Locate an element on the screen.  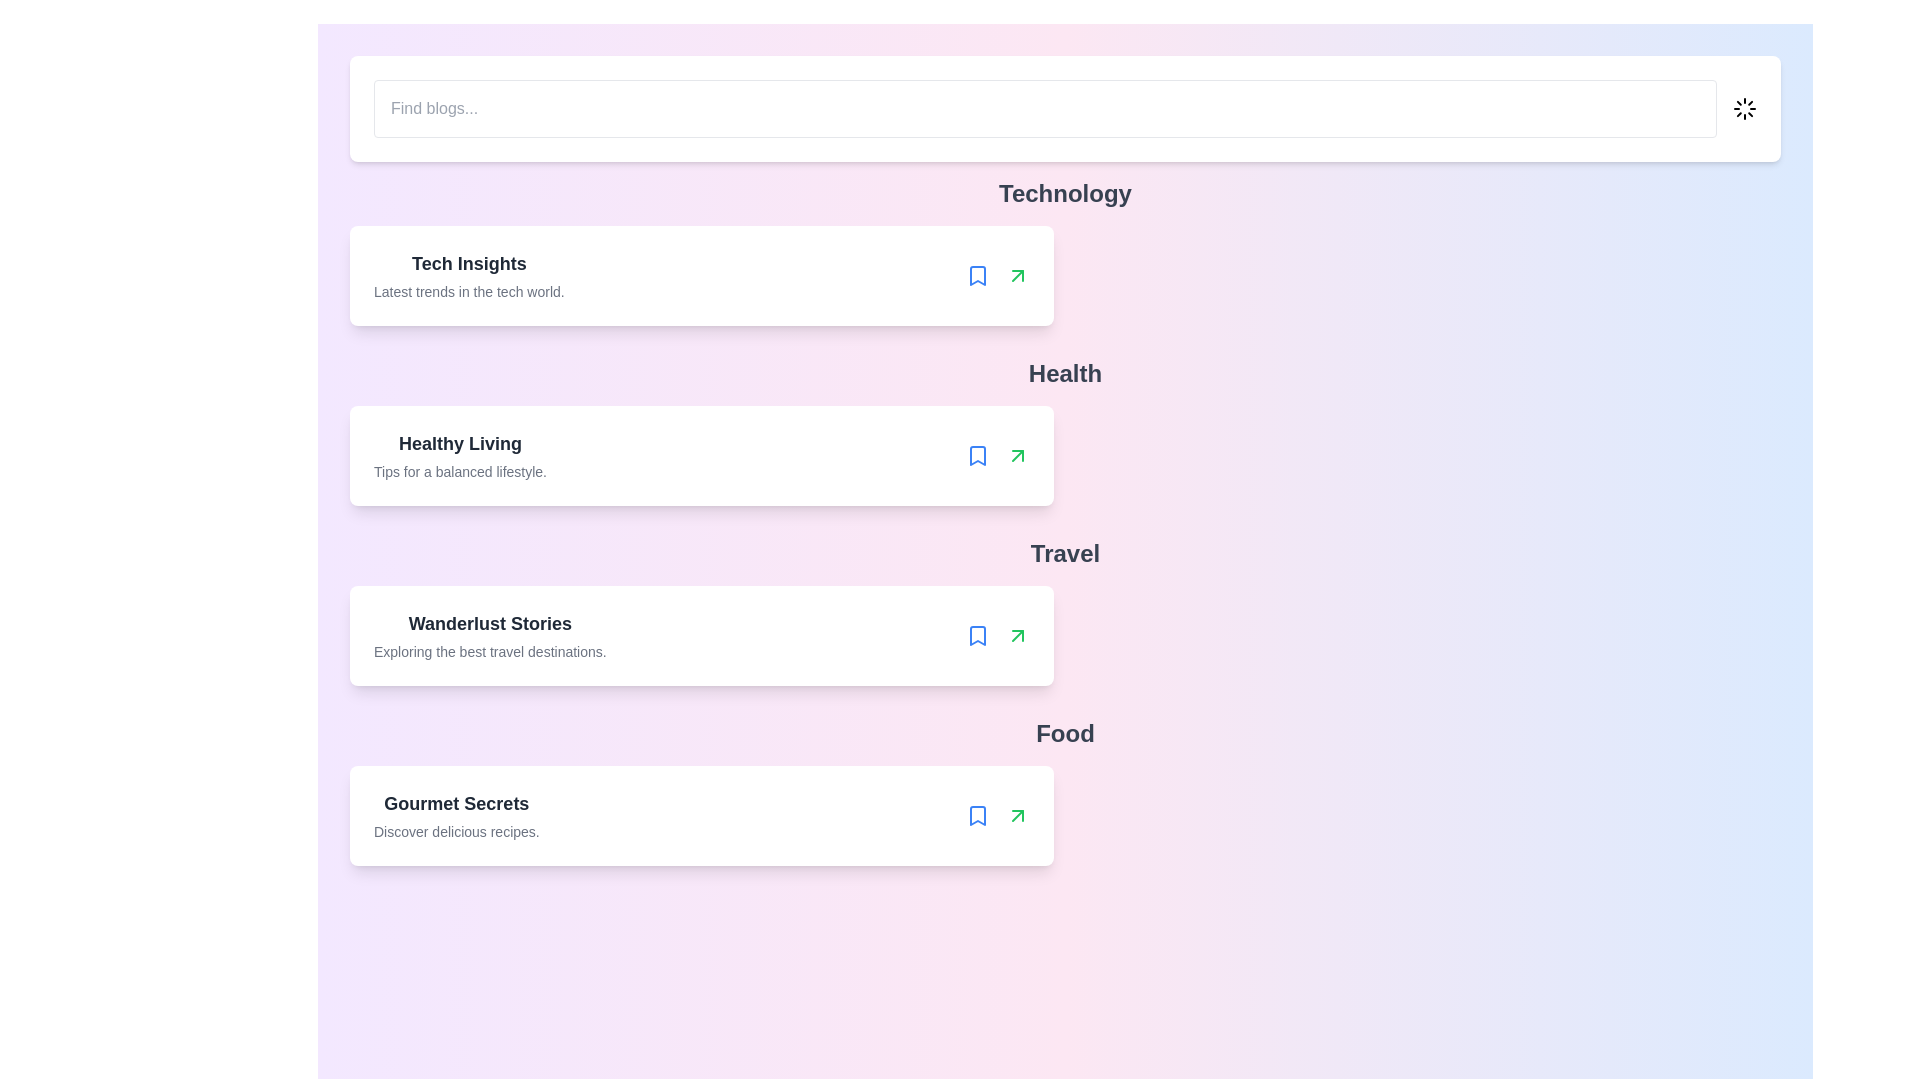
header and subtitle combination located in the 'Food' category card section, which introduces or summarizes content related to 'Gourmet Secrets.' is located at coordinates (455, 816).